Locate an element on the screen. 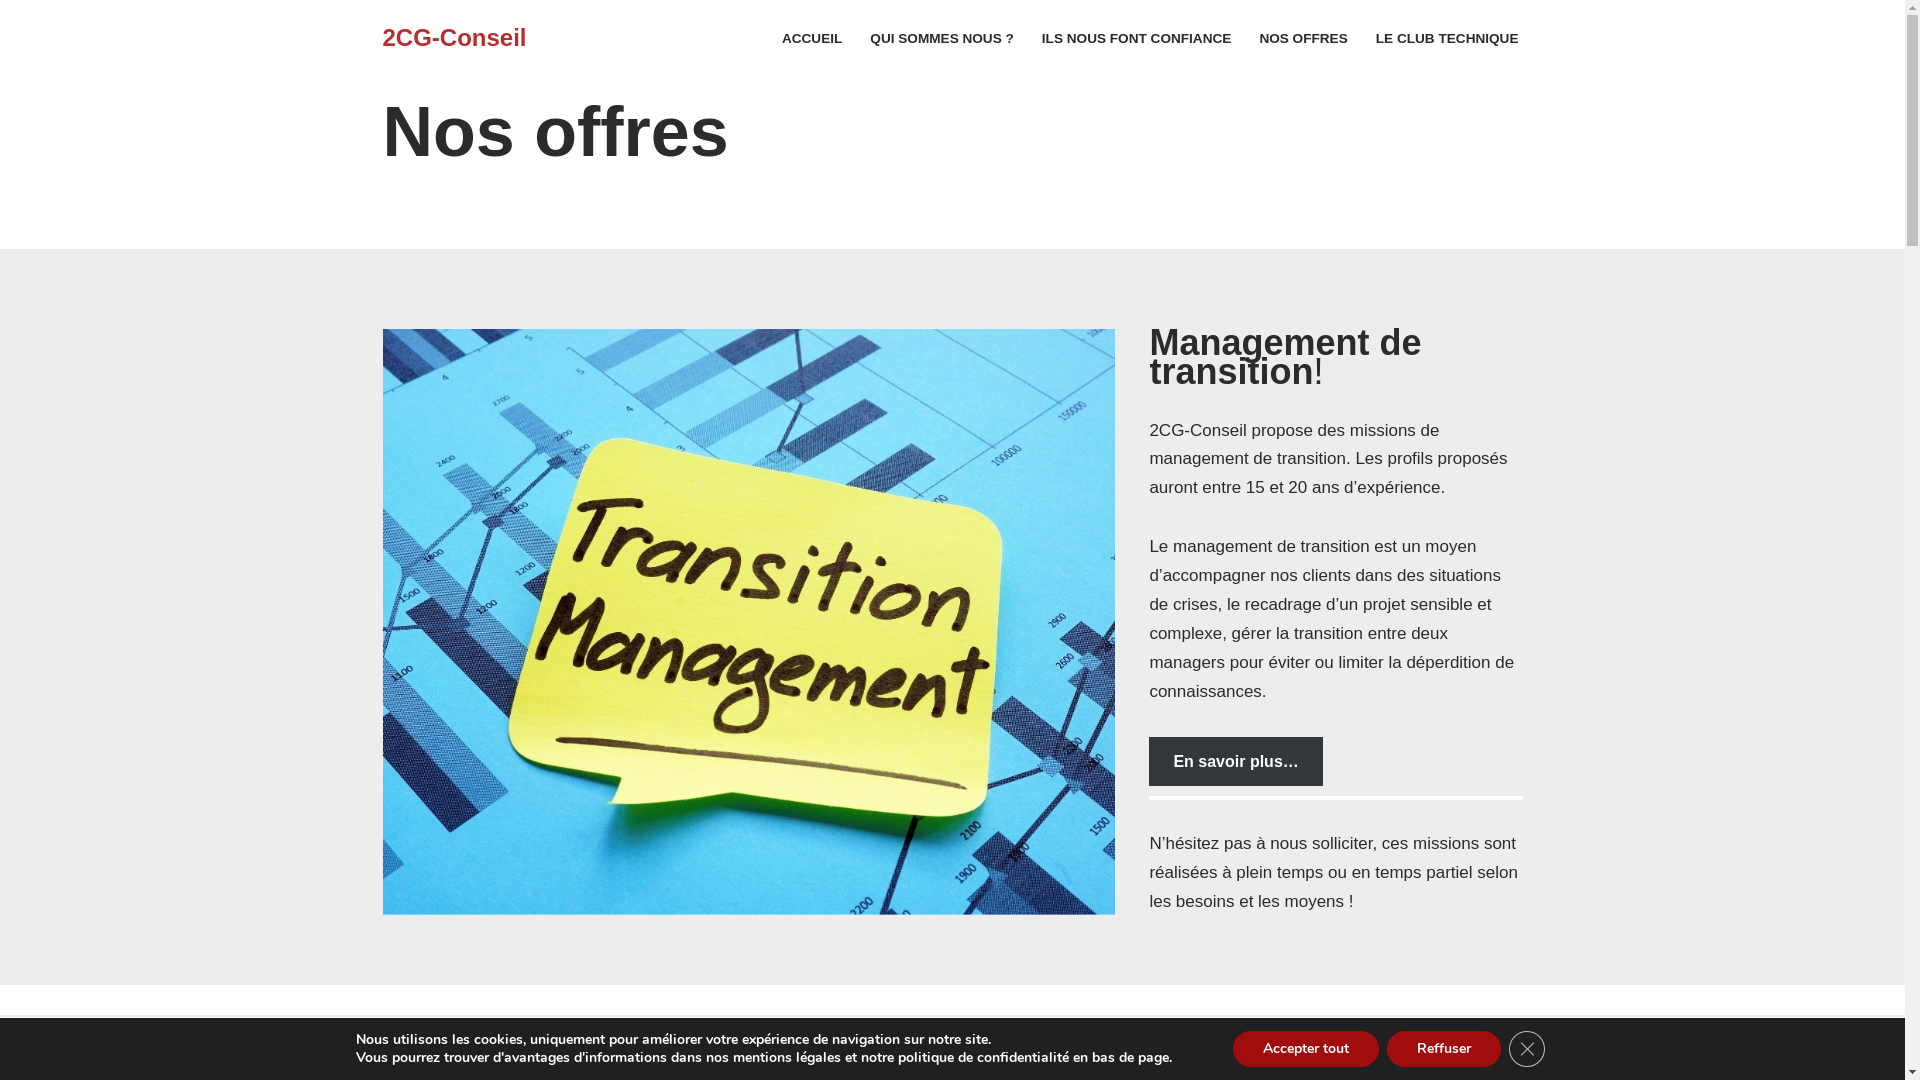 The image size is (1920, 1080). 'Accepter tout' is located at coordinates (1305, 1048).